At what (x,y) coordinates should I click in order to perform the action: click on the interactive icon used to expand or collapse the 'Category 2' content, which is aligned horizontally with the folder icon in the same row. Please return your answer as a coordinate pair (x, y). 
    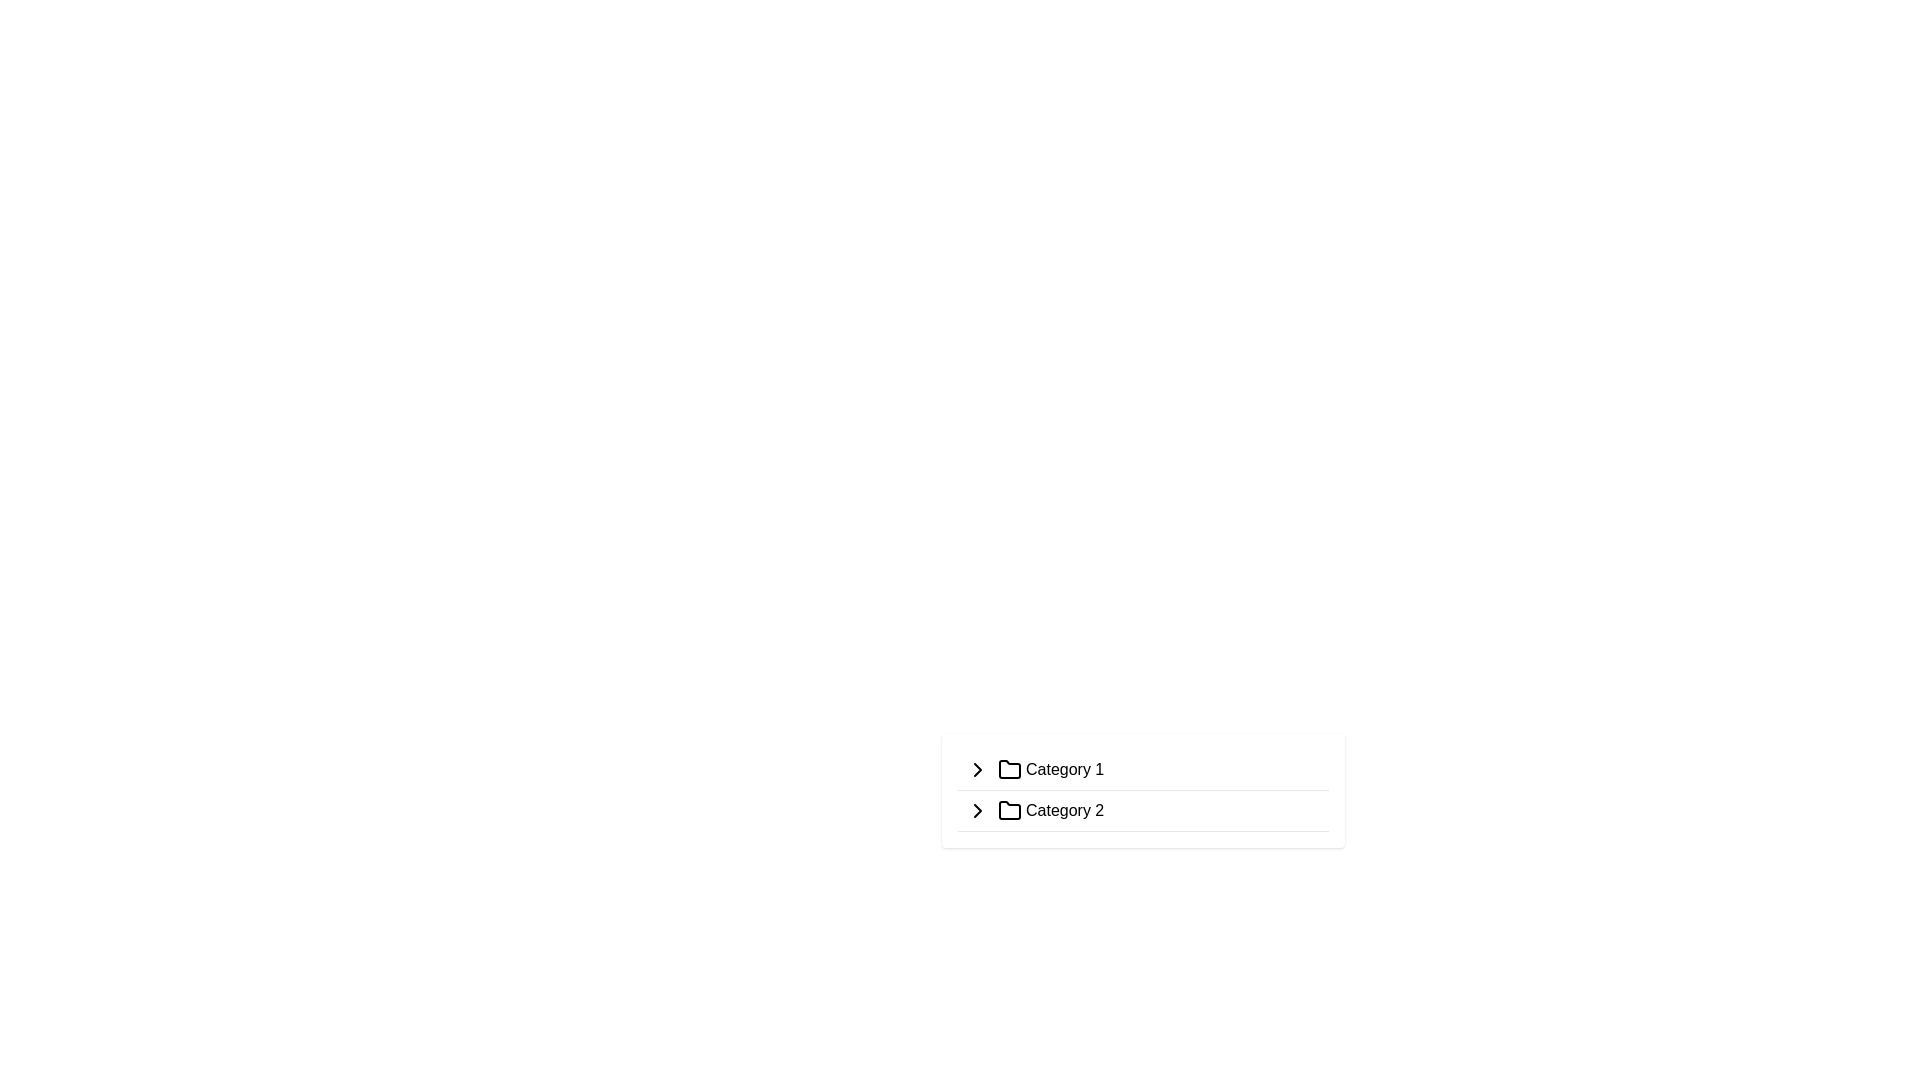
    Looking at the image, I should click on (978, 810).